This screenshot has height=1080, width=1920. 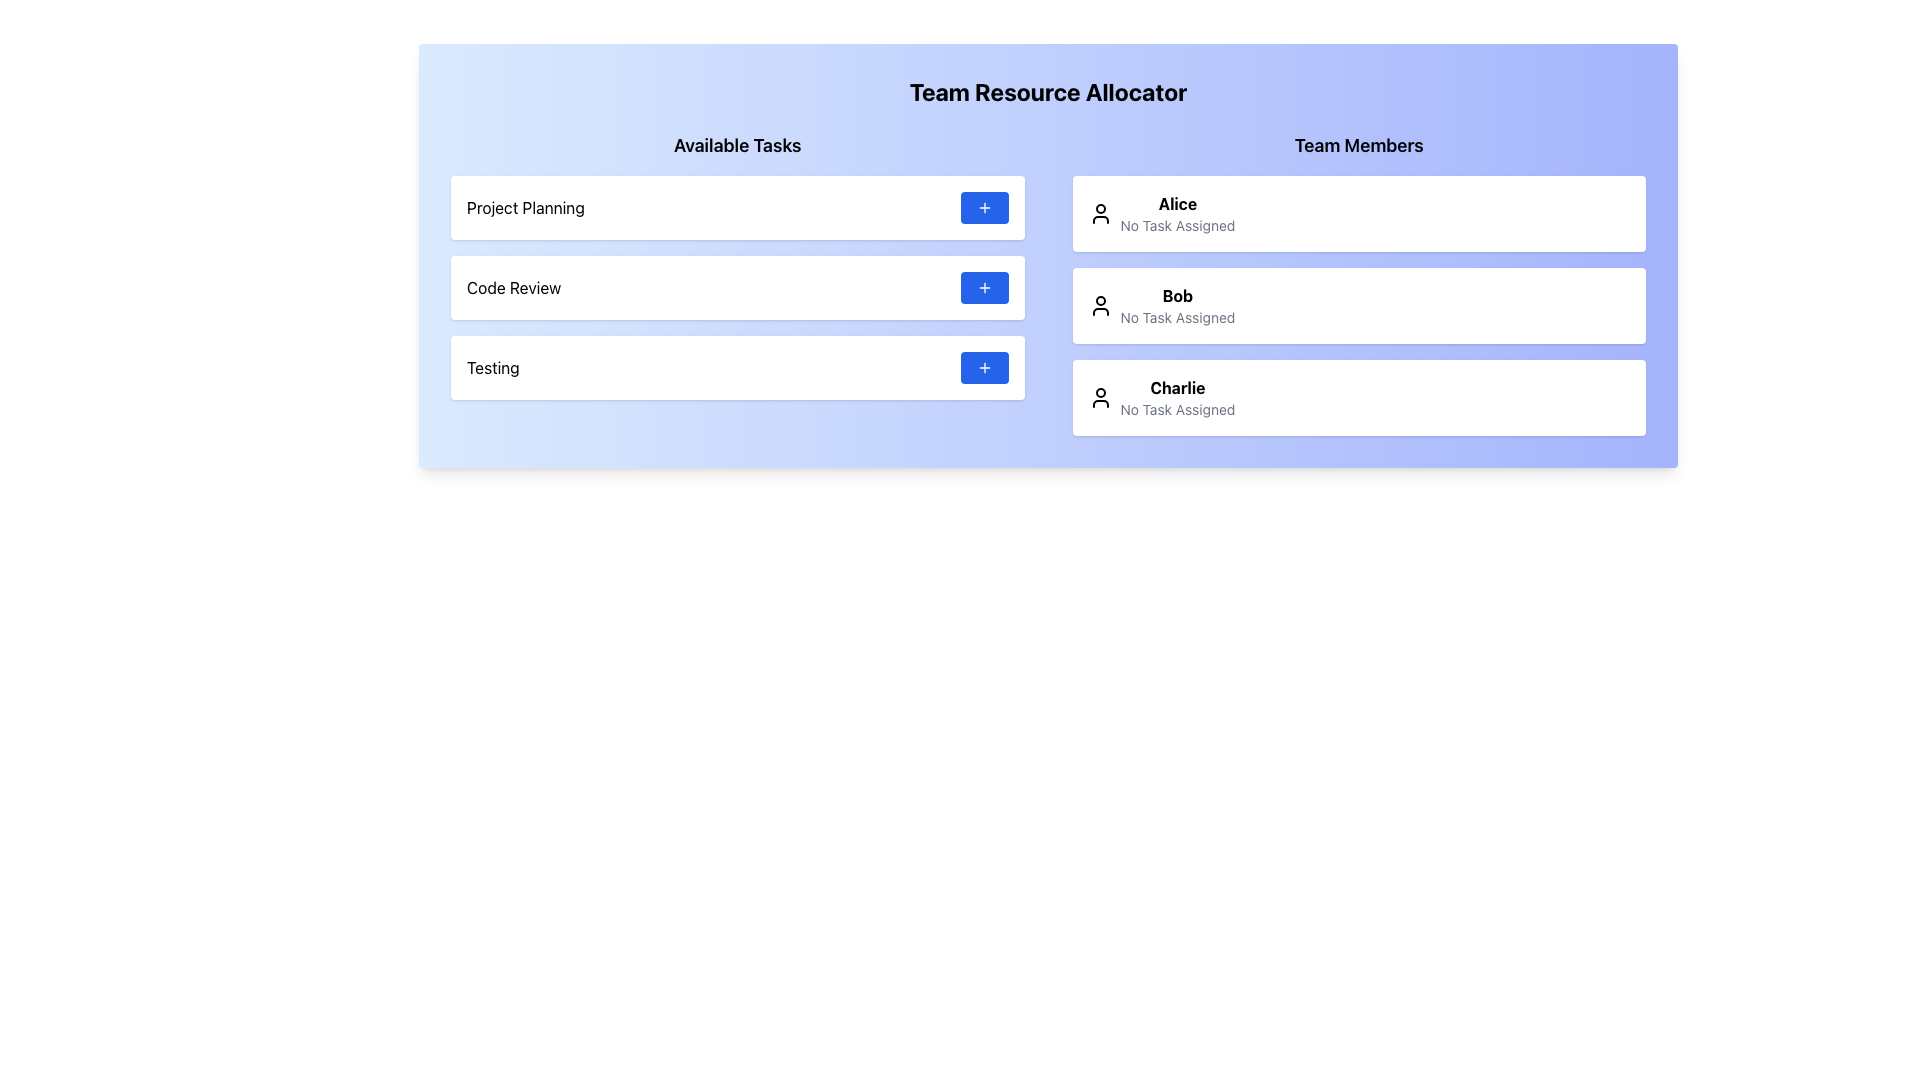 What do you see at coordinates (1177, 397) in the screenshot?
I see `label displaying the user's name 'Charlie' and their task status 'No Task Assigned', located in the third row of the Team Members section on the right side of the interface` at bounding box center [1177, 397].